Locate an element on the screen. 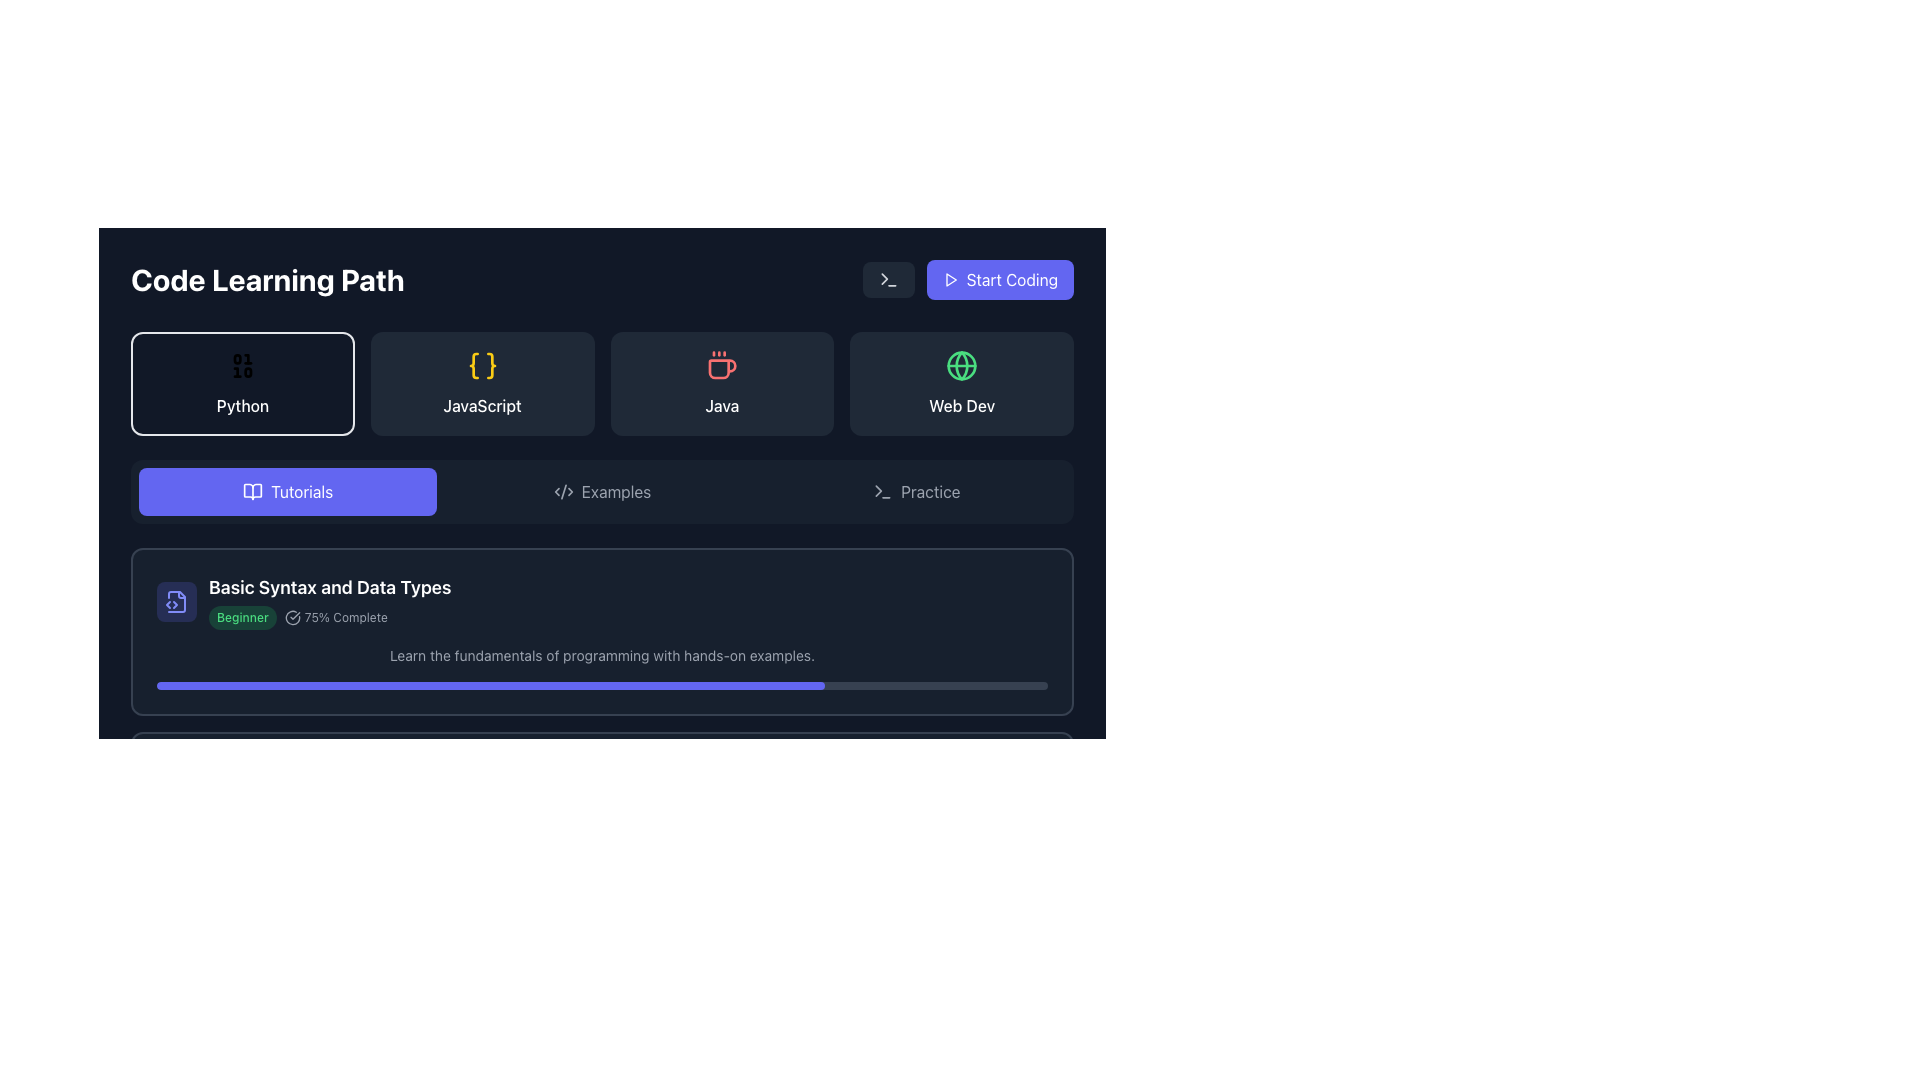 The height and width of the screenshot is (1080, 1920). the green globe icon within the 'Web Dev' card, which features a grid-like pattern and is located in the top-right section of the interface is located at coordinates (962, 366).